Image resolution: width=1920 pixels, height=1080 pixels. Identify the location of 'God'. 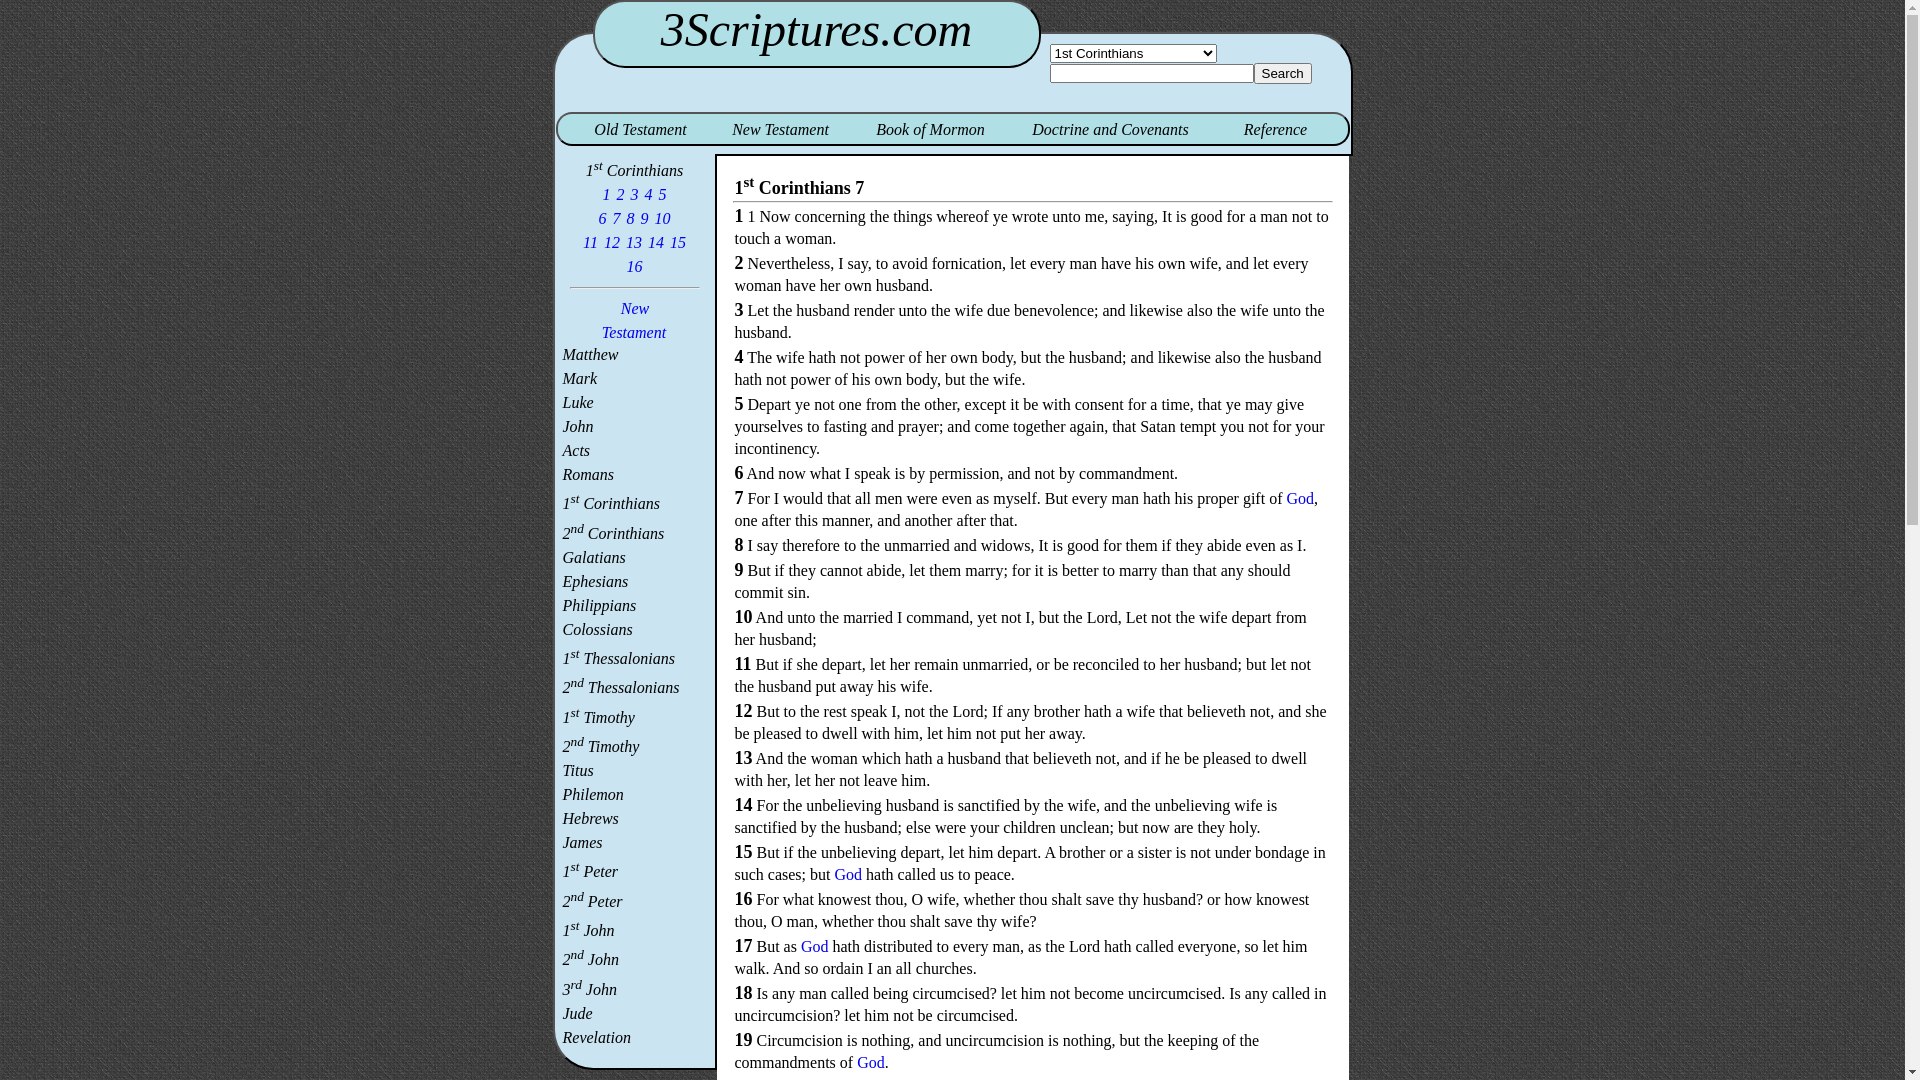
(815, 945).